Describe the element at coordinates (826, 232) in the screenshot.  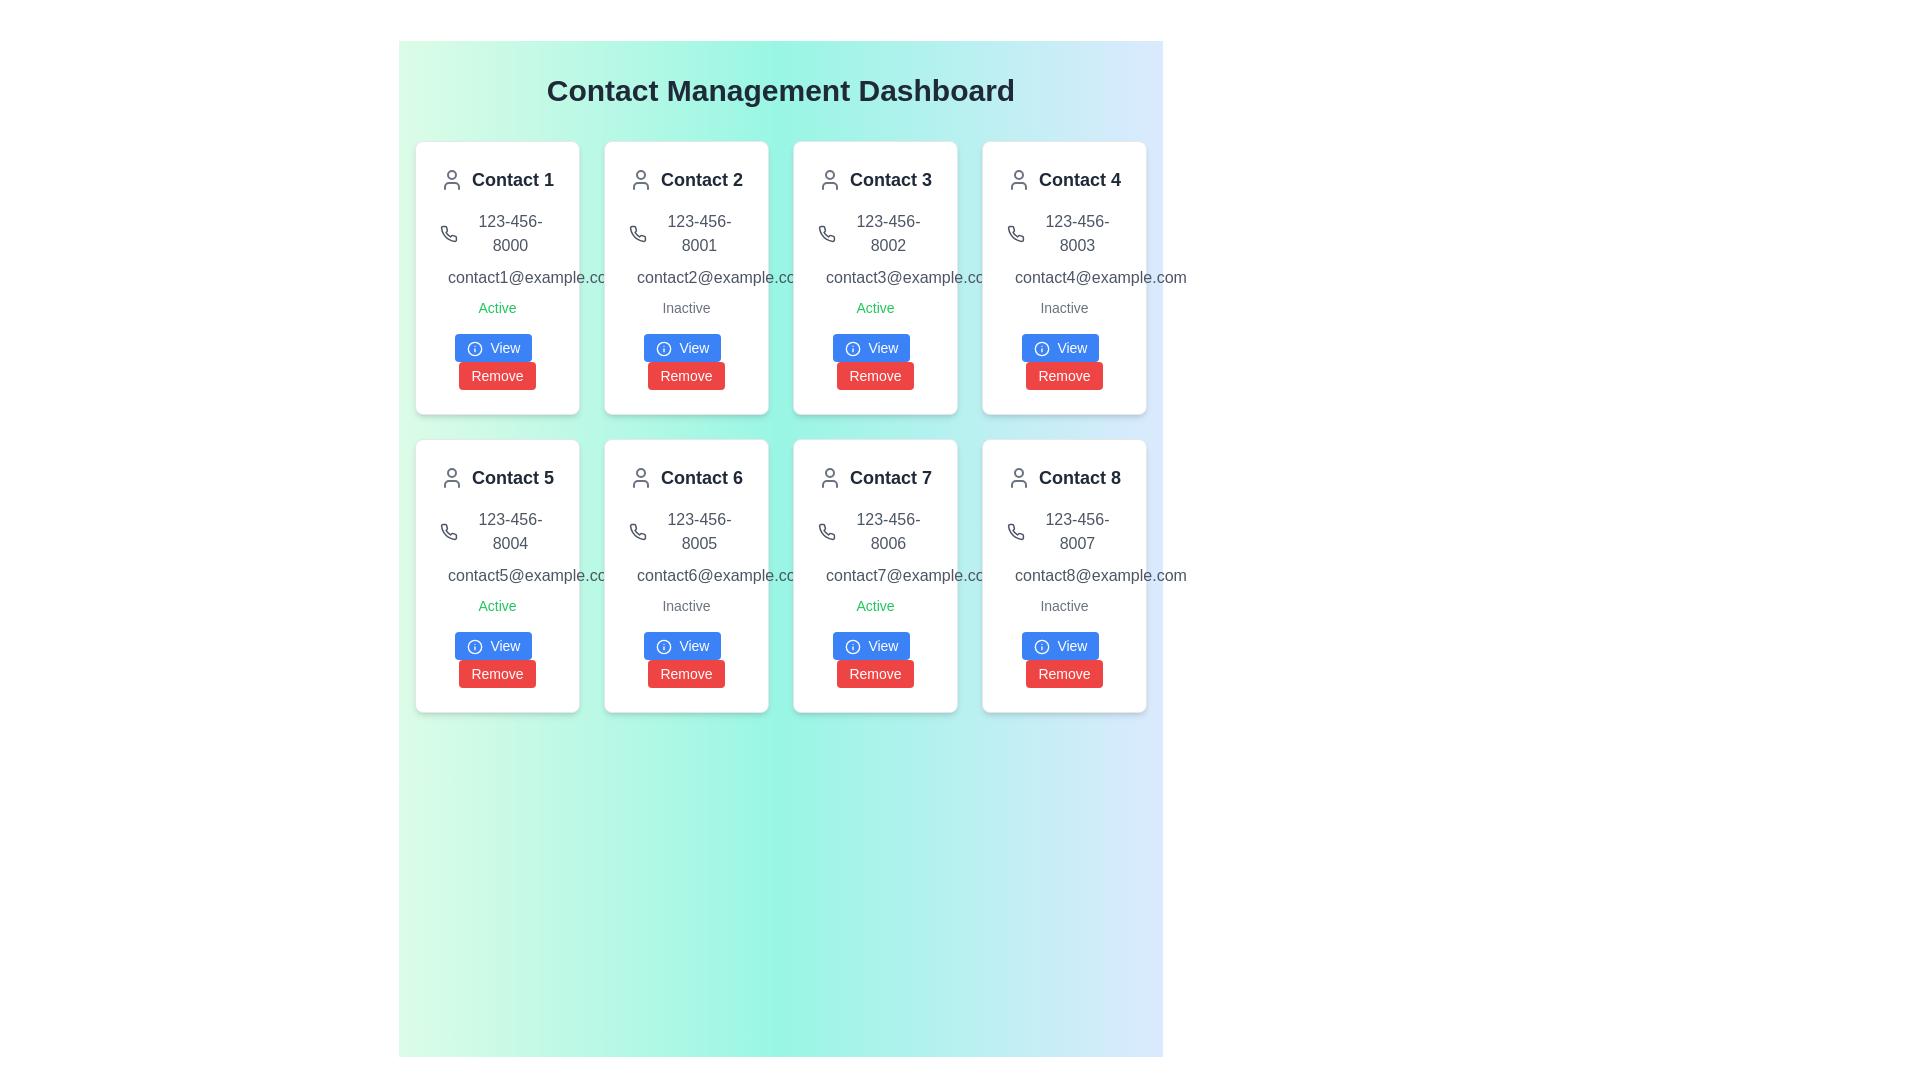
I see `the icon representing the phone contact detail for 'Contact 3', located in the third contact card of the grid layout` at that location.